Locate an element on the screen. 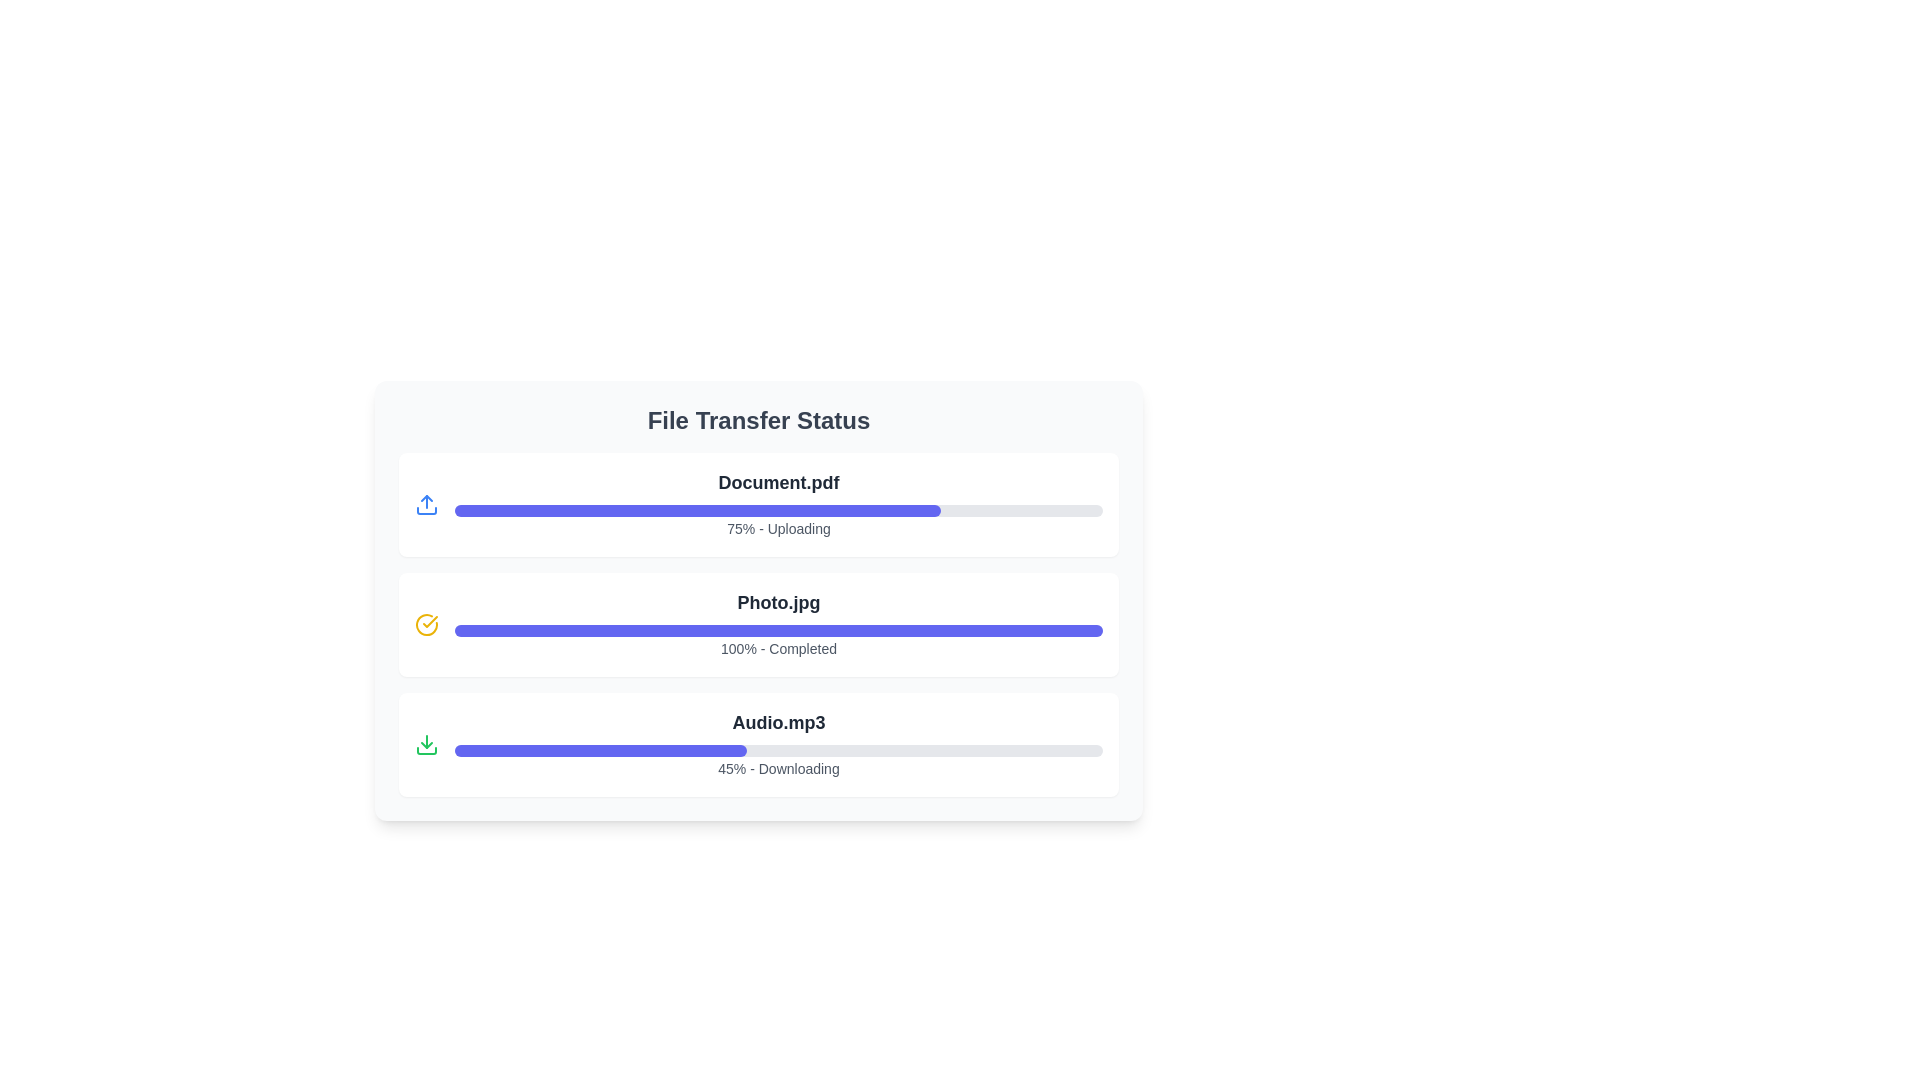 Image resolution: width=1920 pixels, height=1080 pixels. the progress bar displaying 'Photo.jpg' with the status message '100% - Completed' is located at coordinates (777, 623).